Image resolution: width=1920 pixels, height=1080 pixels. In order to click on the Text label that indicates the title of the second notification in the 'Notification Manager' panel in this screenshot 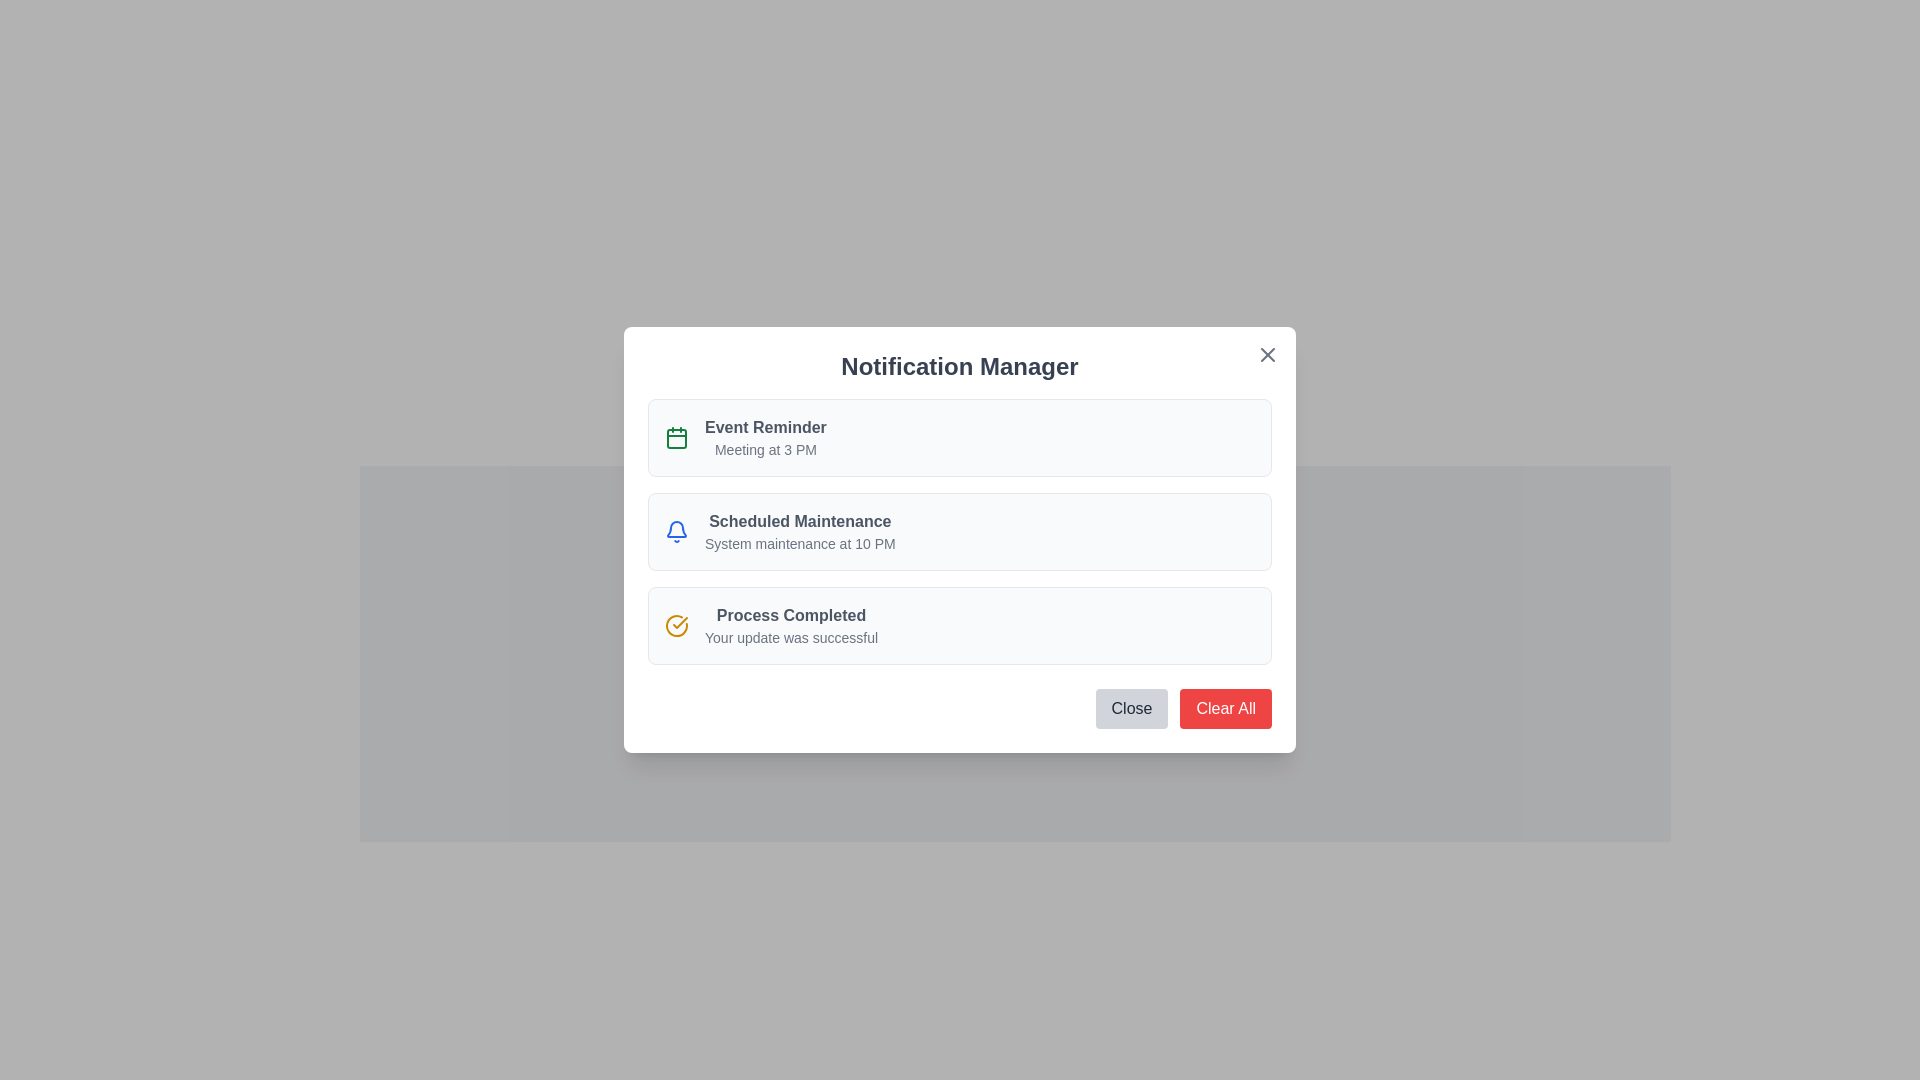, I will do `click(800, 520)`.